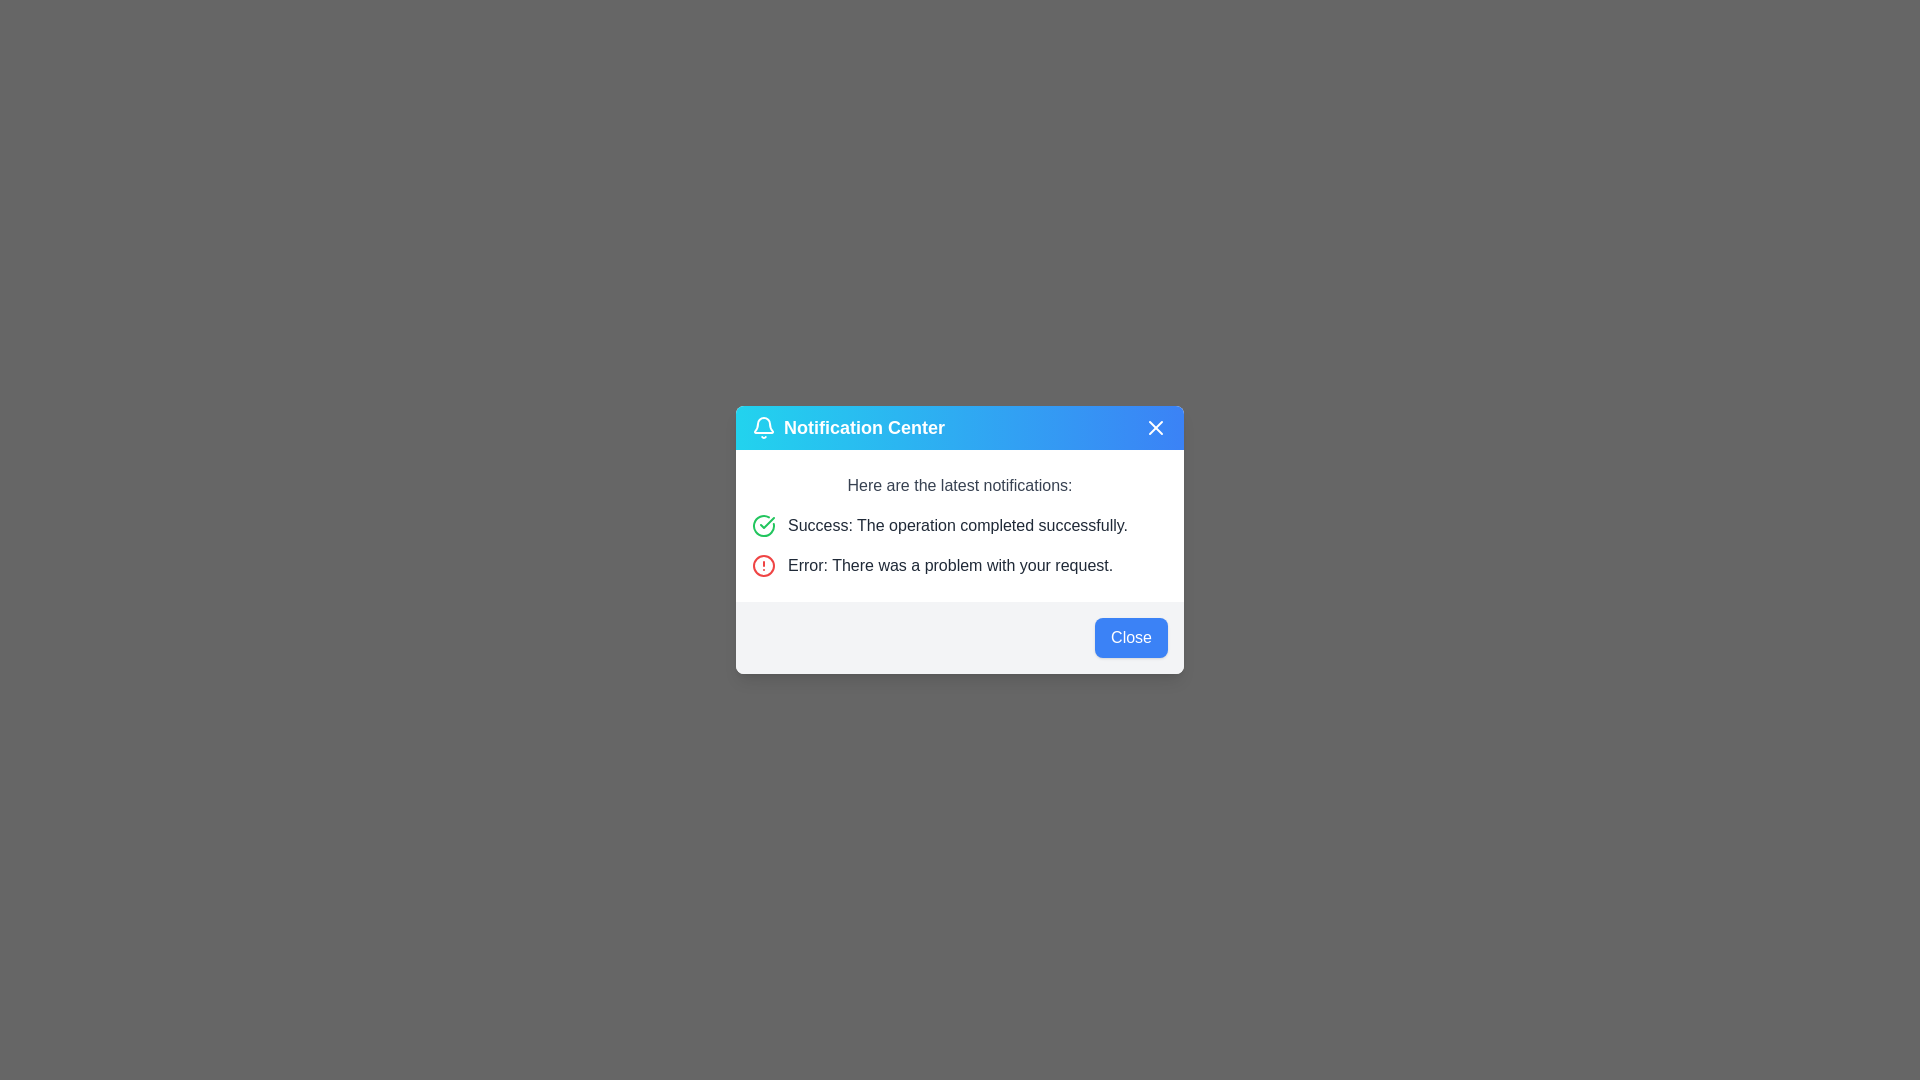 Image resolution: width=1920 pixels, height=1080 pixels. Describe the element at coordinates (1156, 427) in the screenshot. I see `the close button represented by an 'X' icon in a circular background at the top-right corner of the notification panel` at that location.